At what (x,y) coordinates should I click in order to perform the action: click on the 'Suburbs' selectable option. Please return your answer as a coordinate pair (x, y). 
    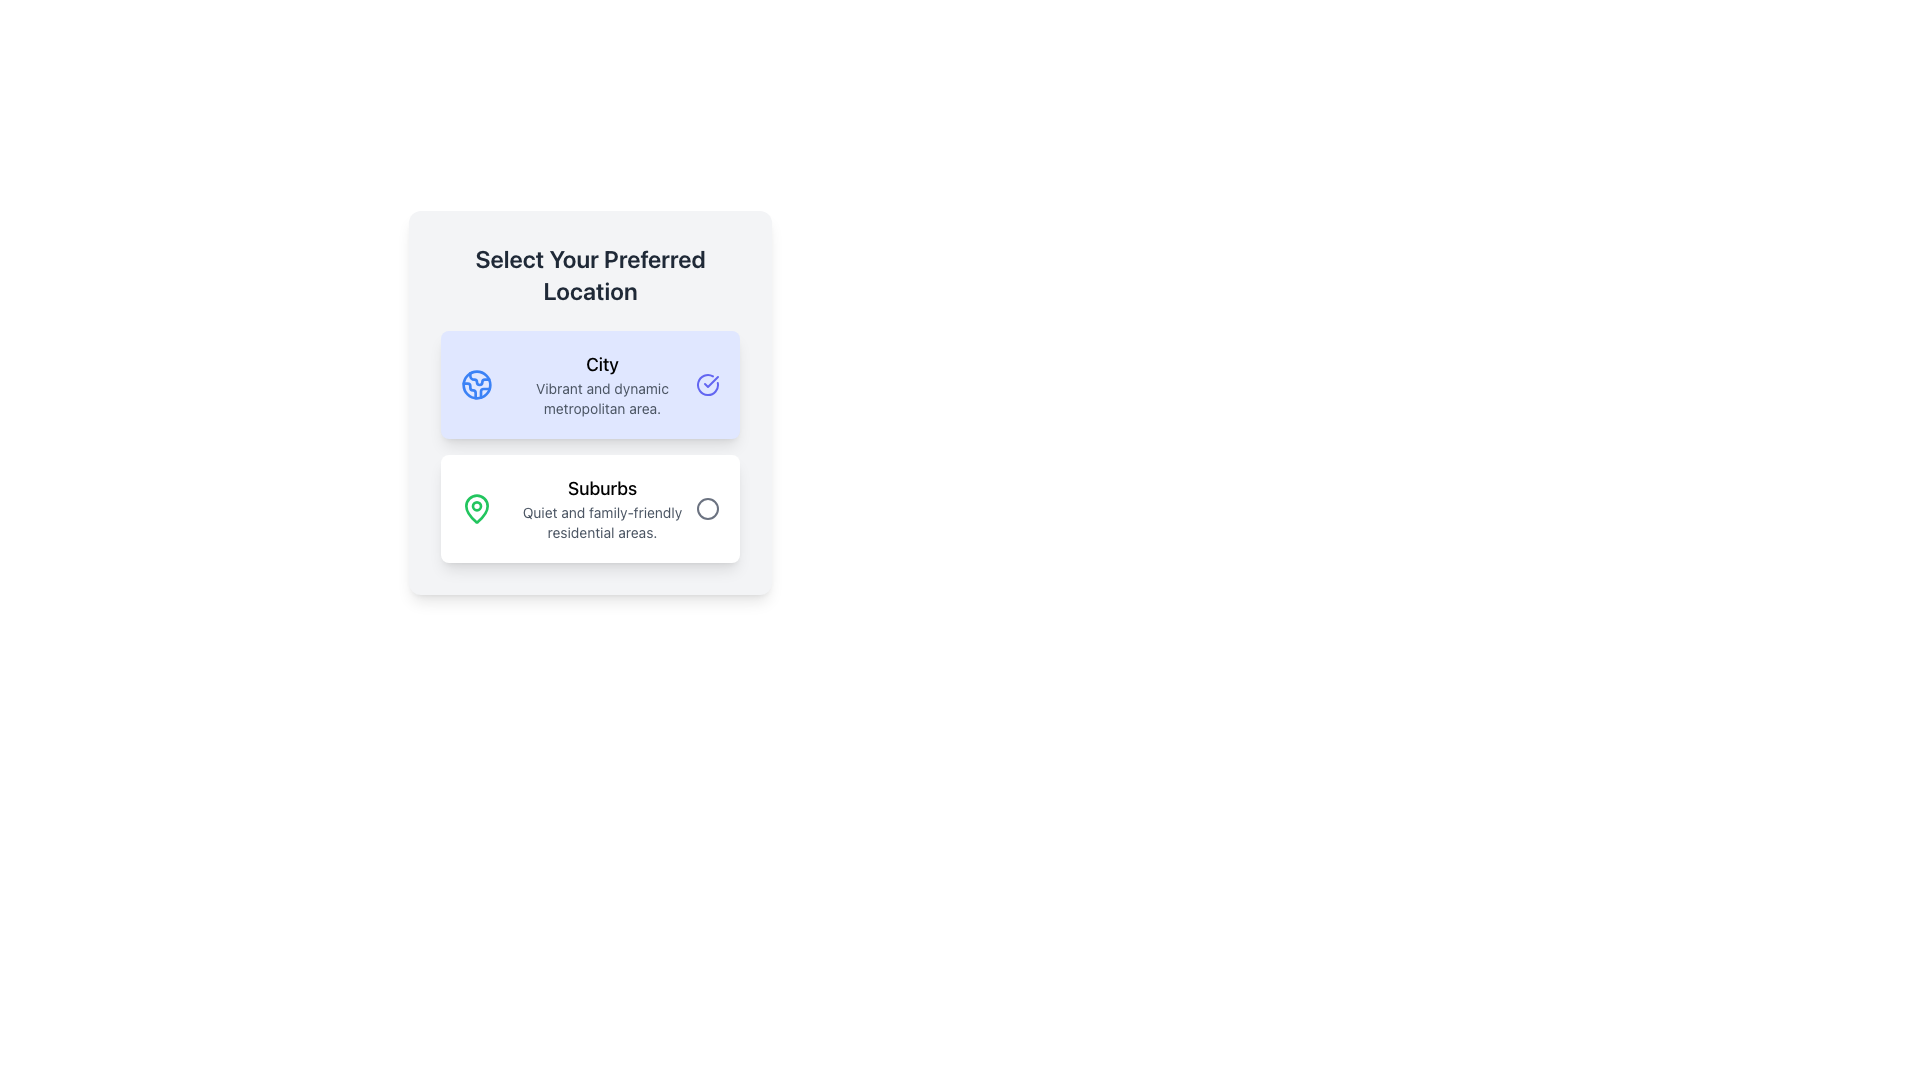
    Looking at the image, I should click on (589, 508).